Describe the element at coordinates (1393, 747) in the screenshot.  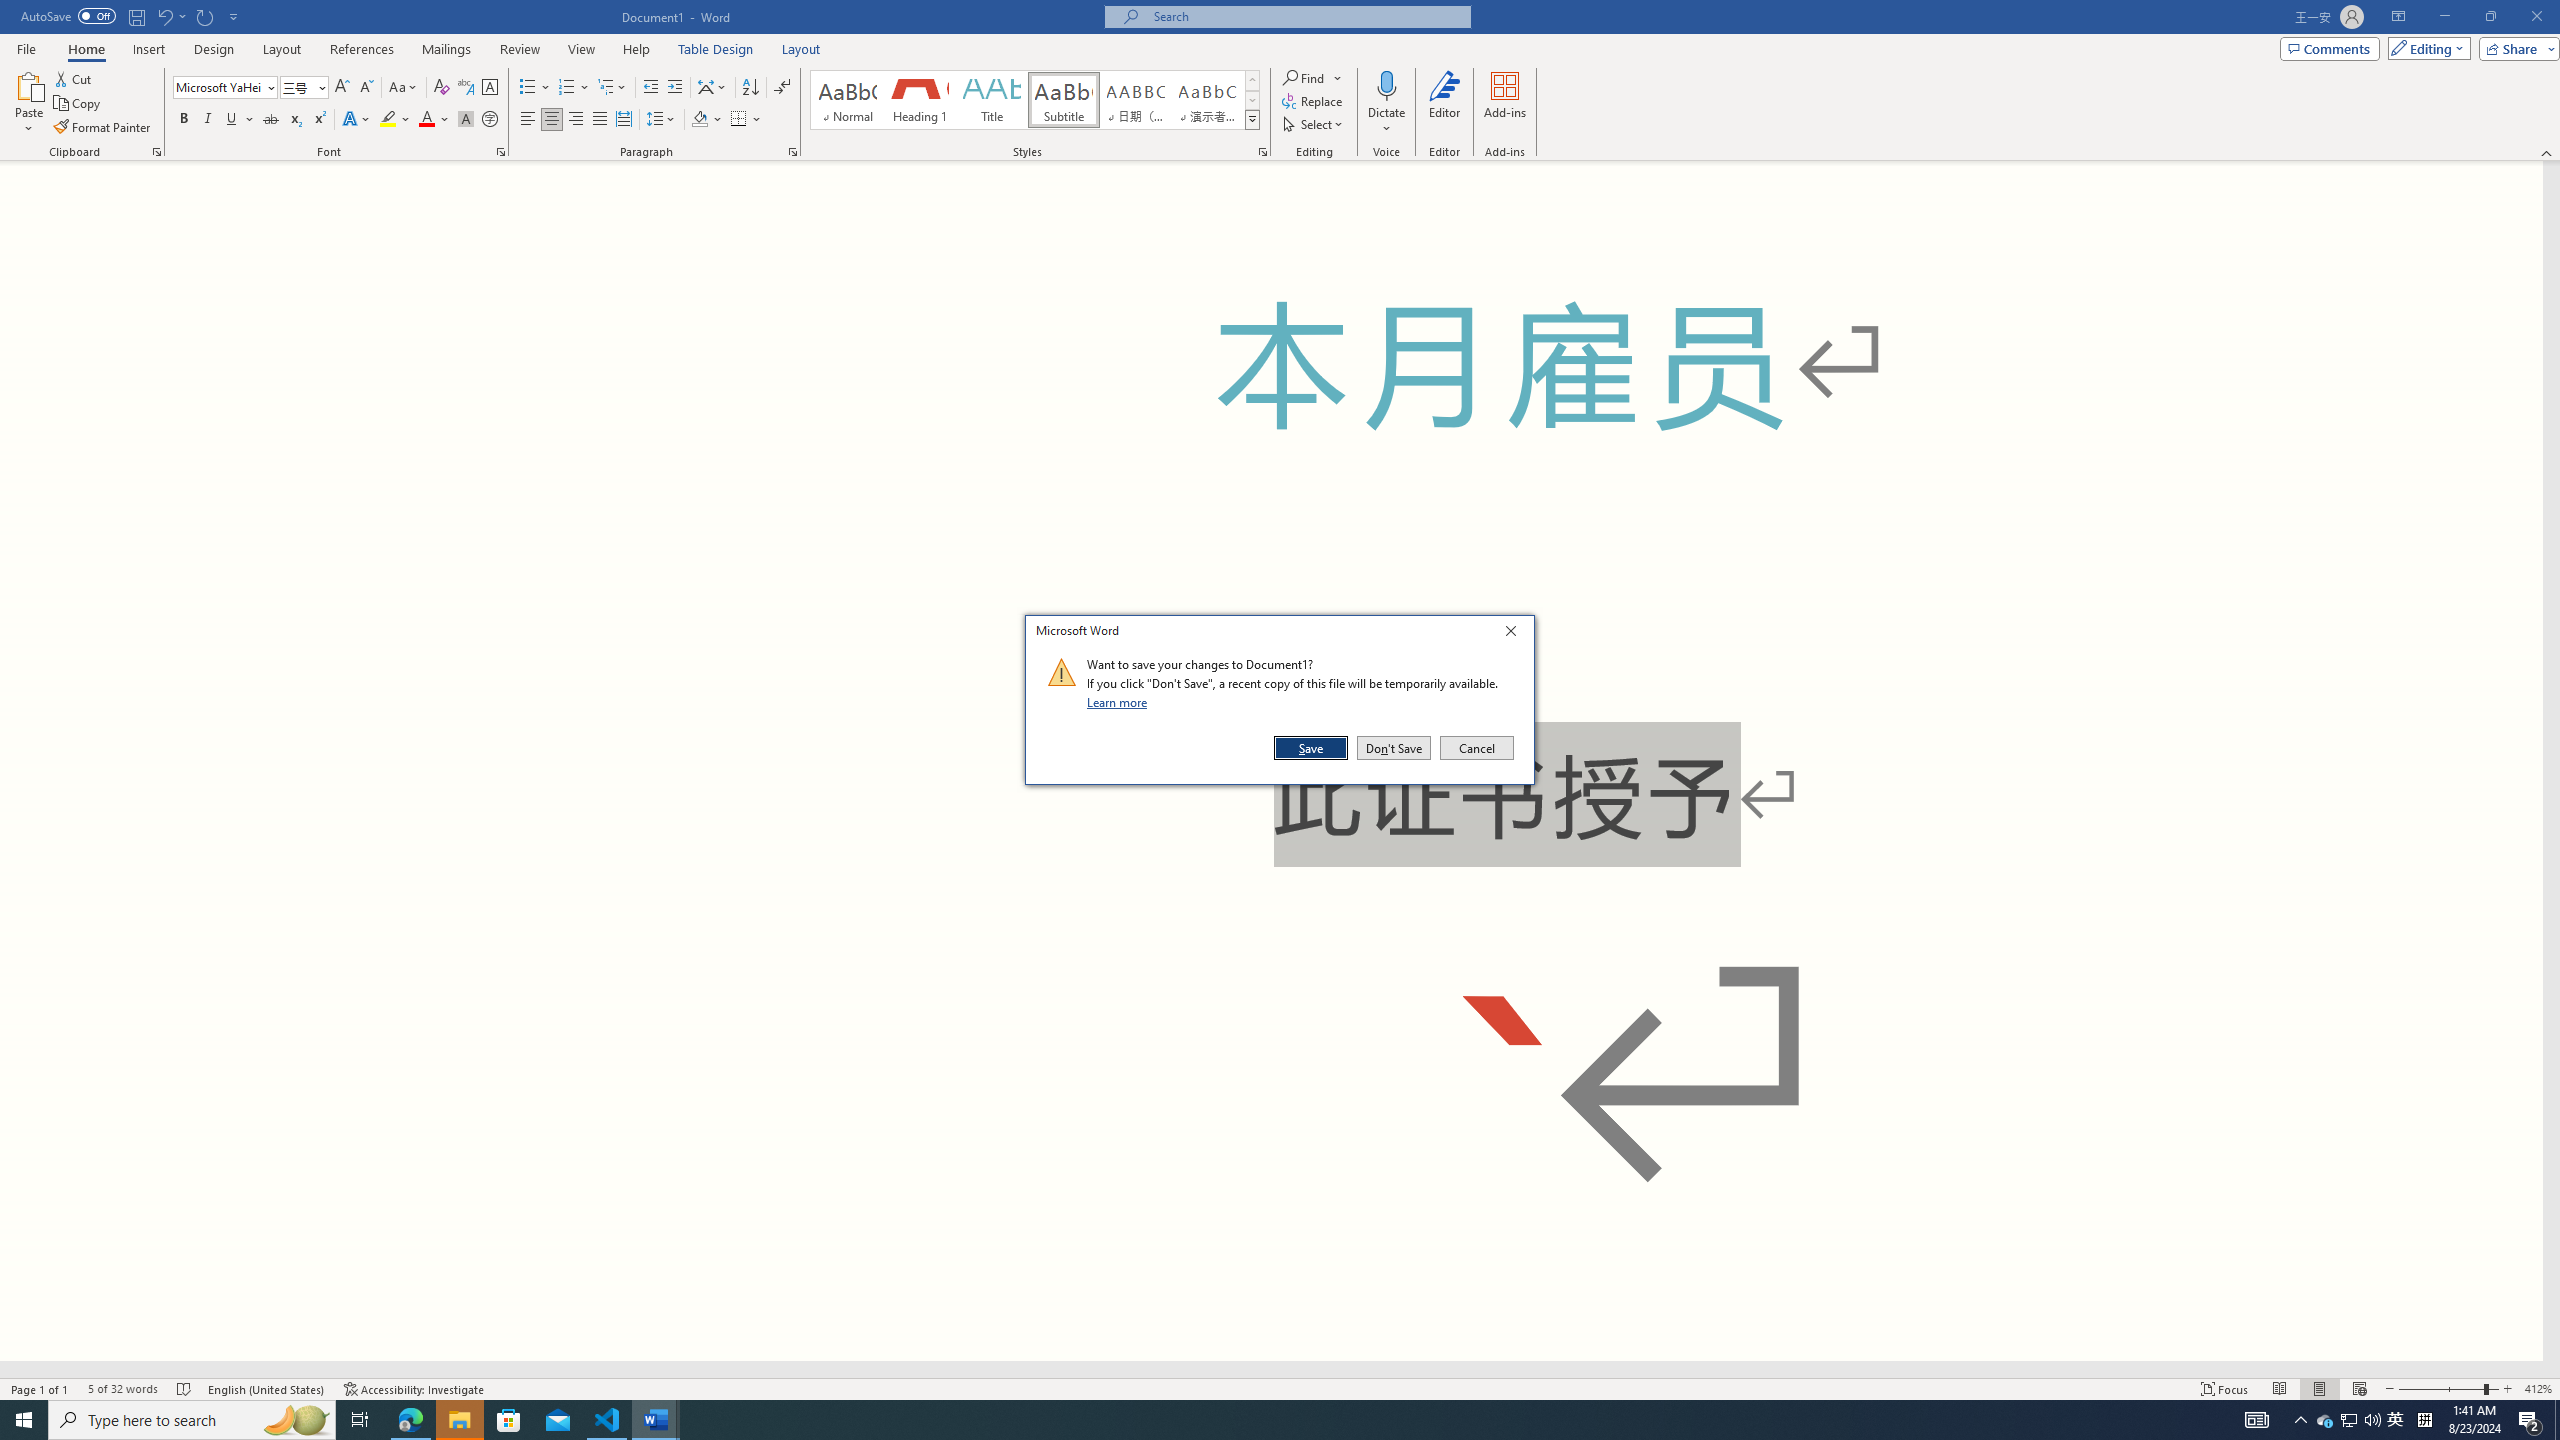
I see `'Don'` at that location.